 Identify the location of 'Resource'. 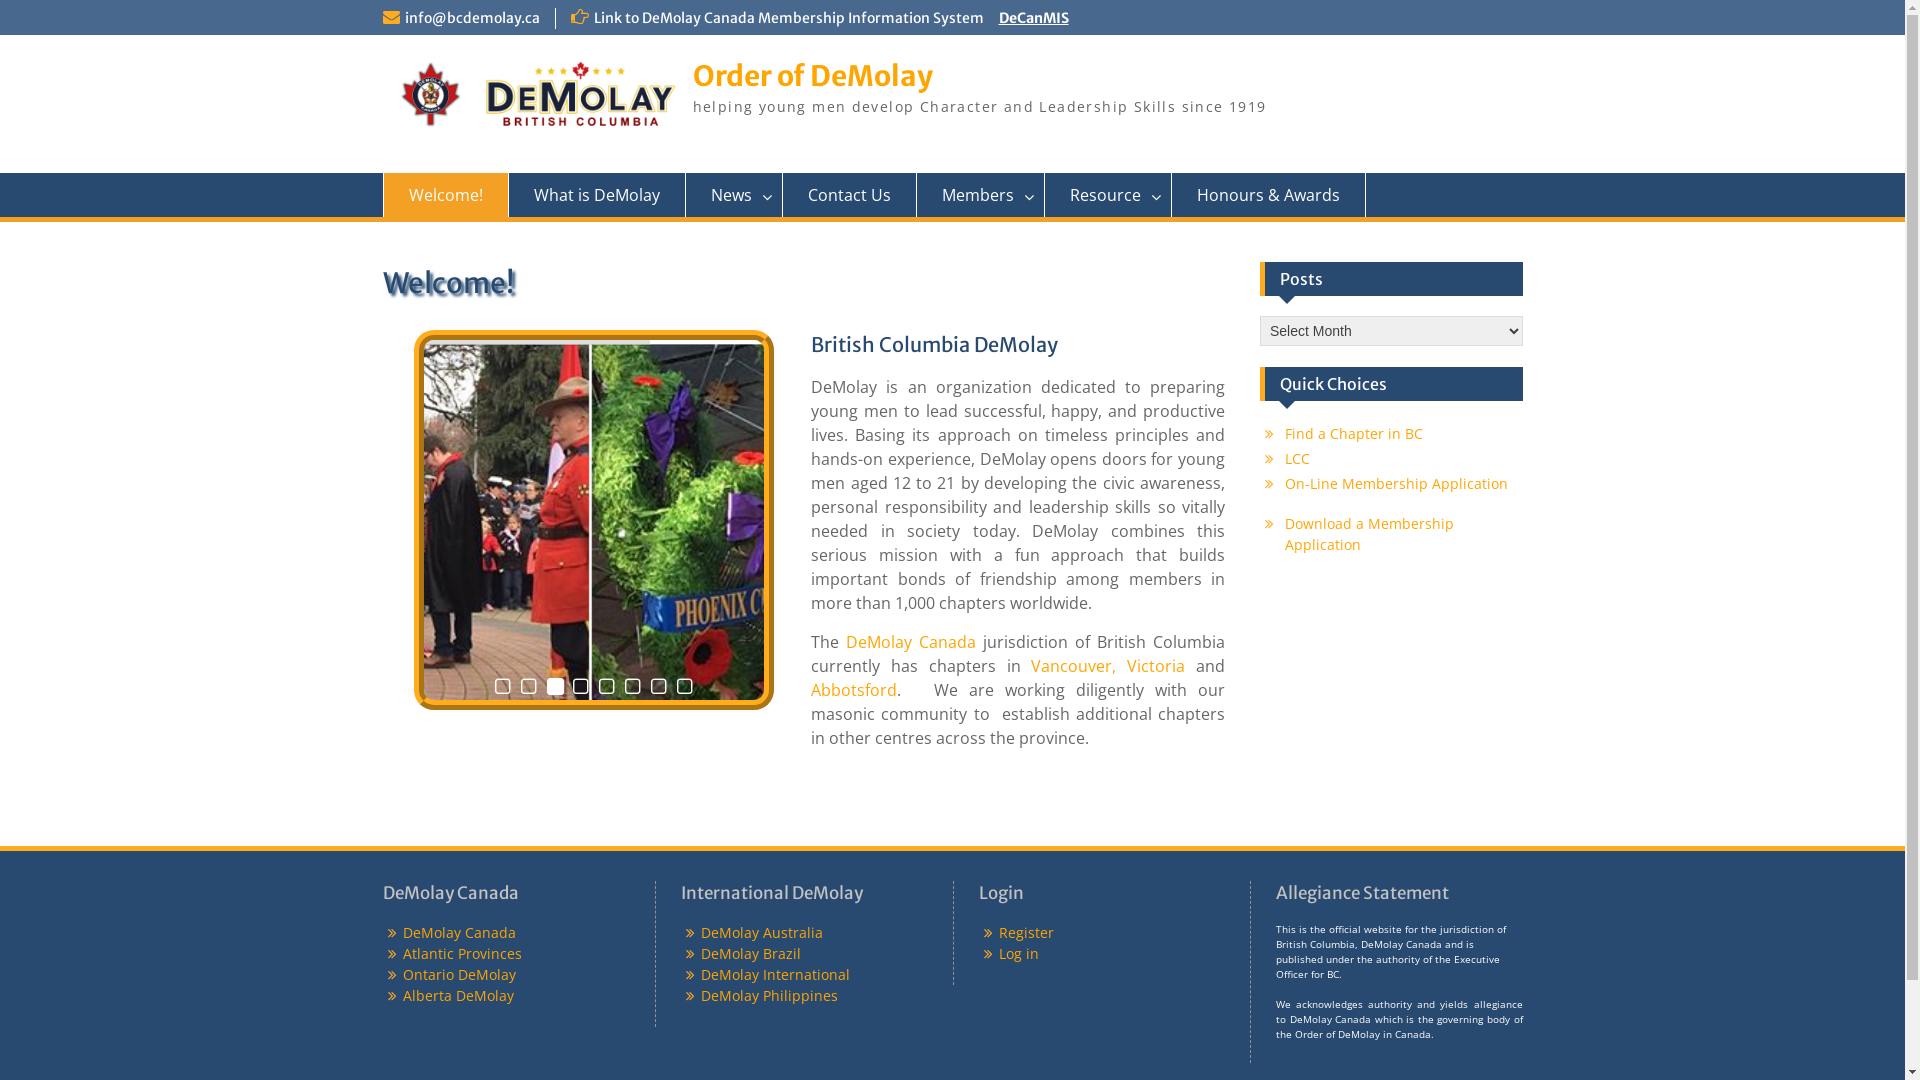
(1106, 195).